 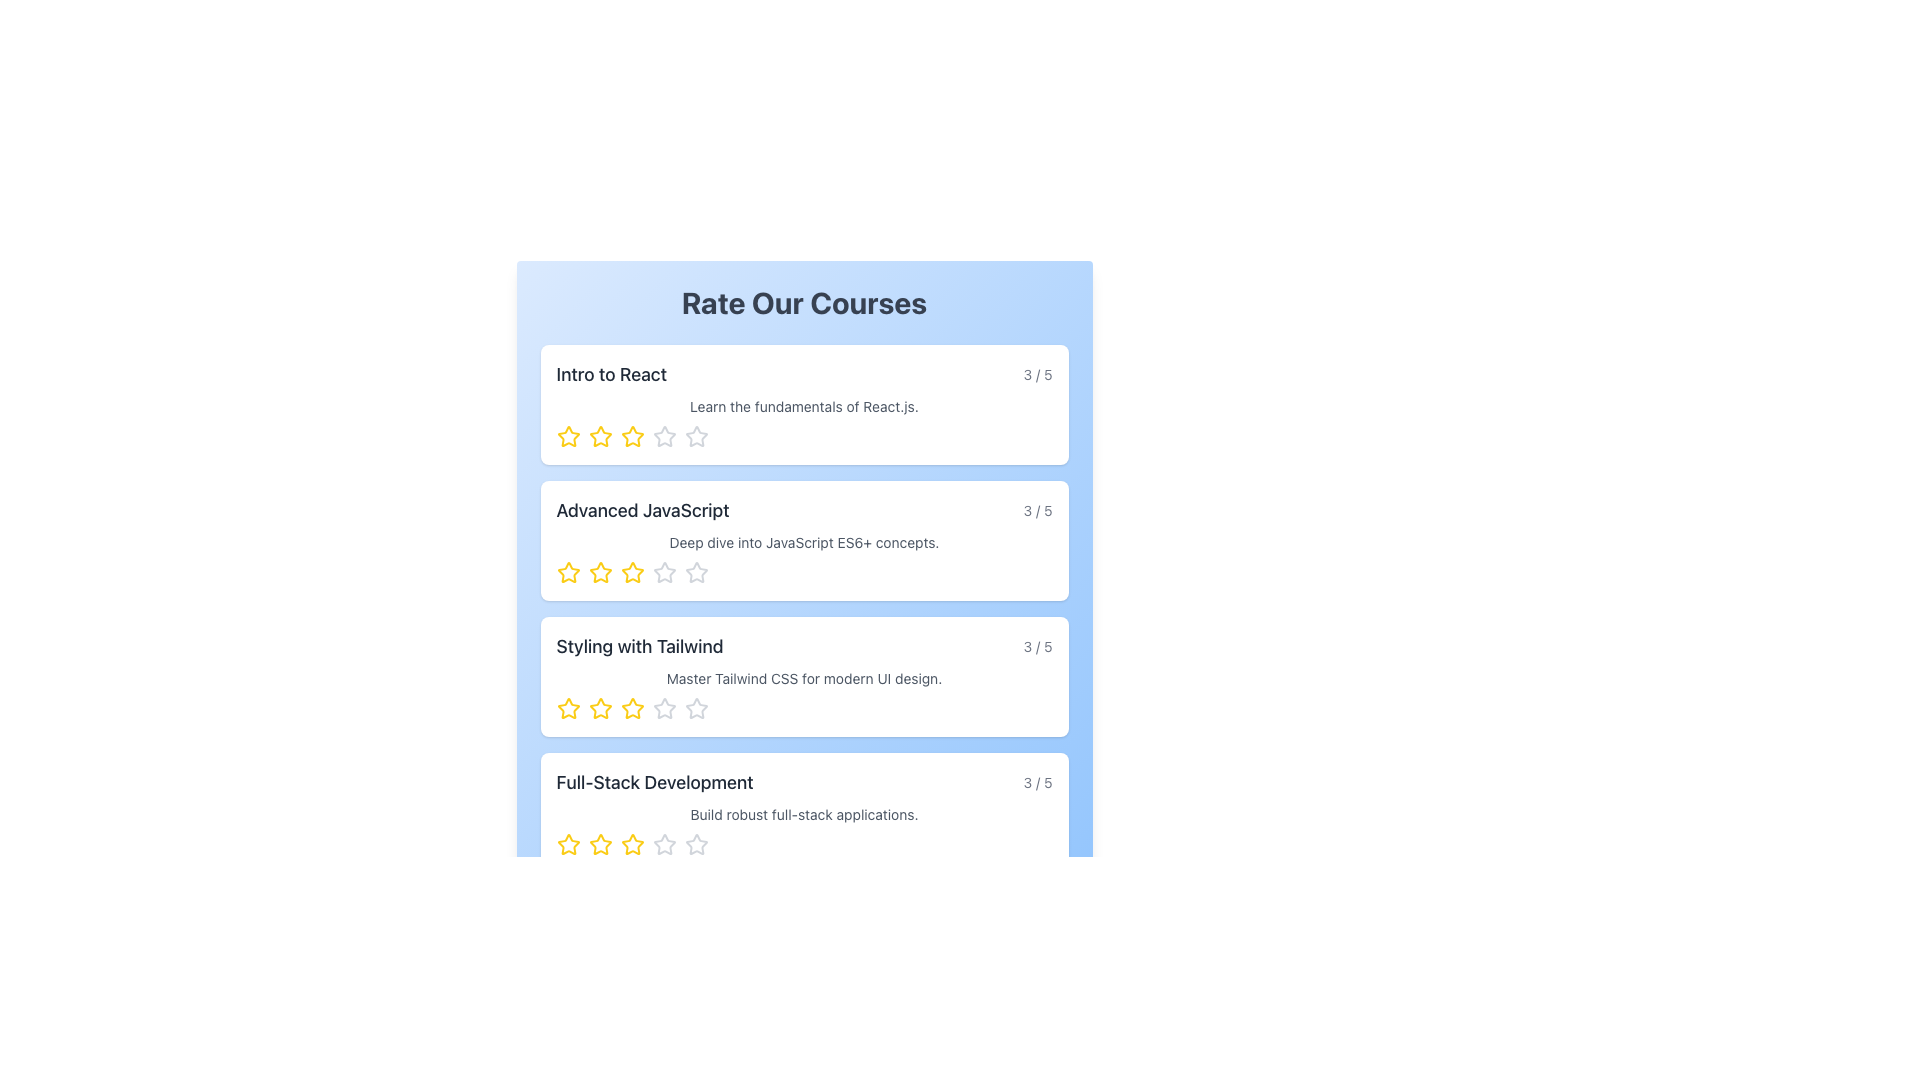 What do you see at coordinates (599, 435) in the screenshot?
I see `the second star icon in the rating section of the 'Intro to React' course` at bounding box center [599, 435].